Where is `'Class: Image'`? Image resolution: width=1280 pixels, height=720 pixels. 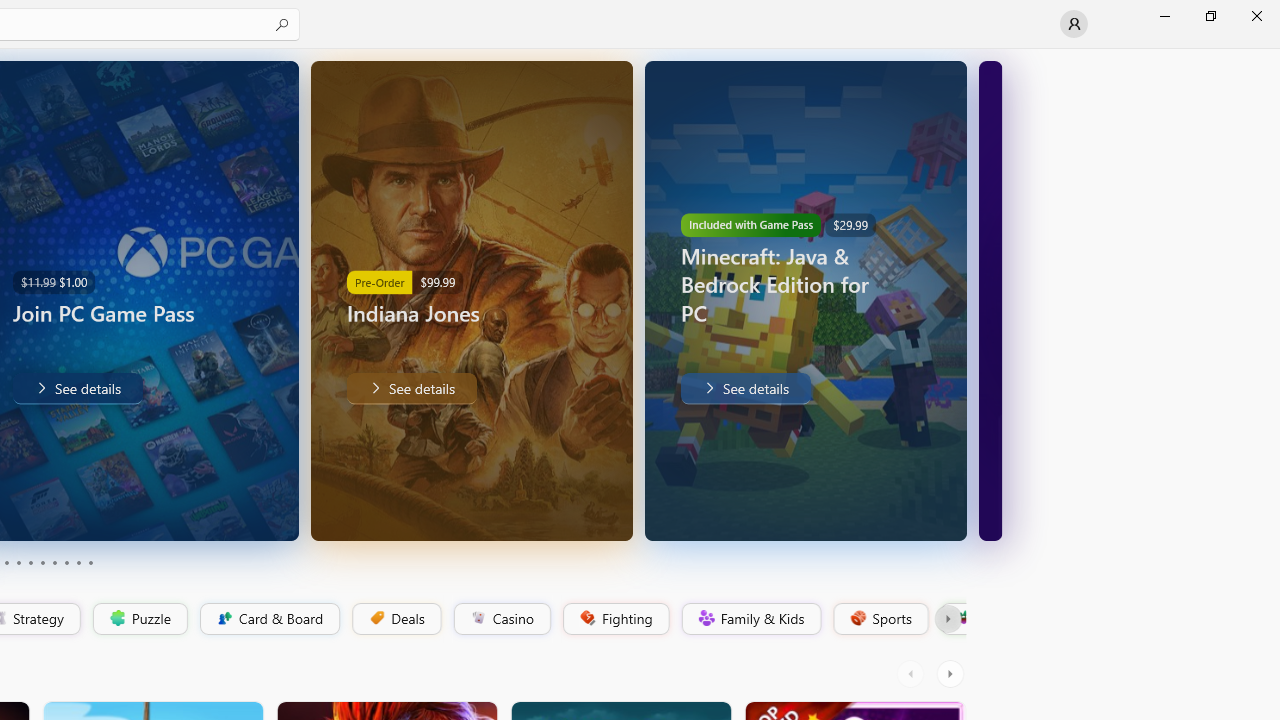
'Class: Image' is located at coordinates (961, 616).